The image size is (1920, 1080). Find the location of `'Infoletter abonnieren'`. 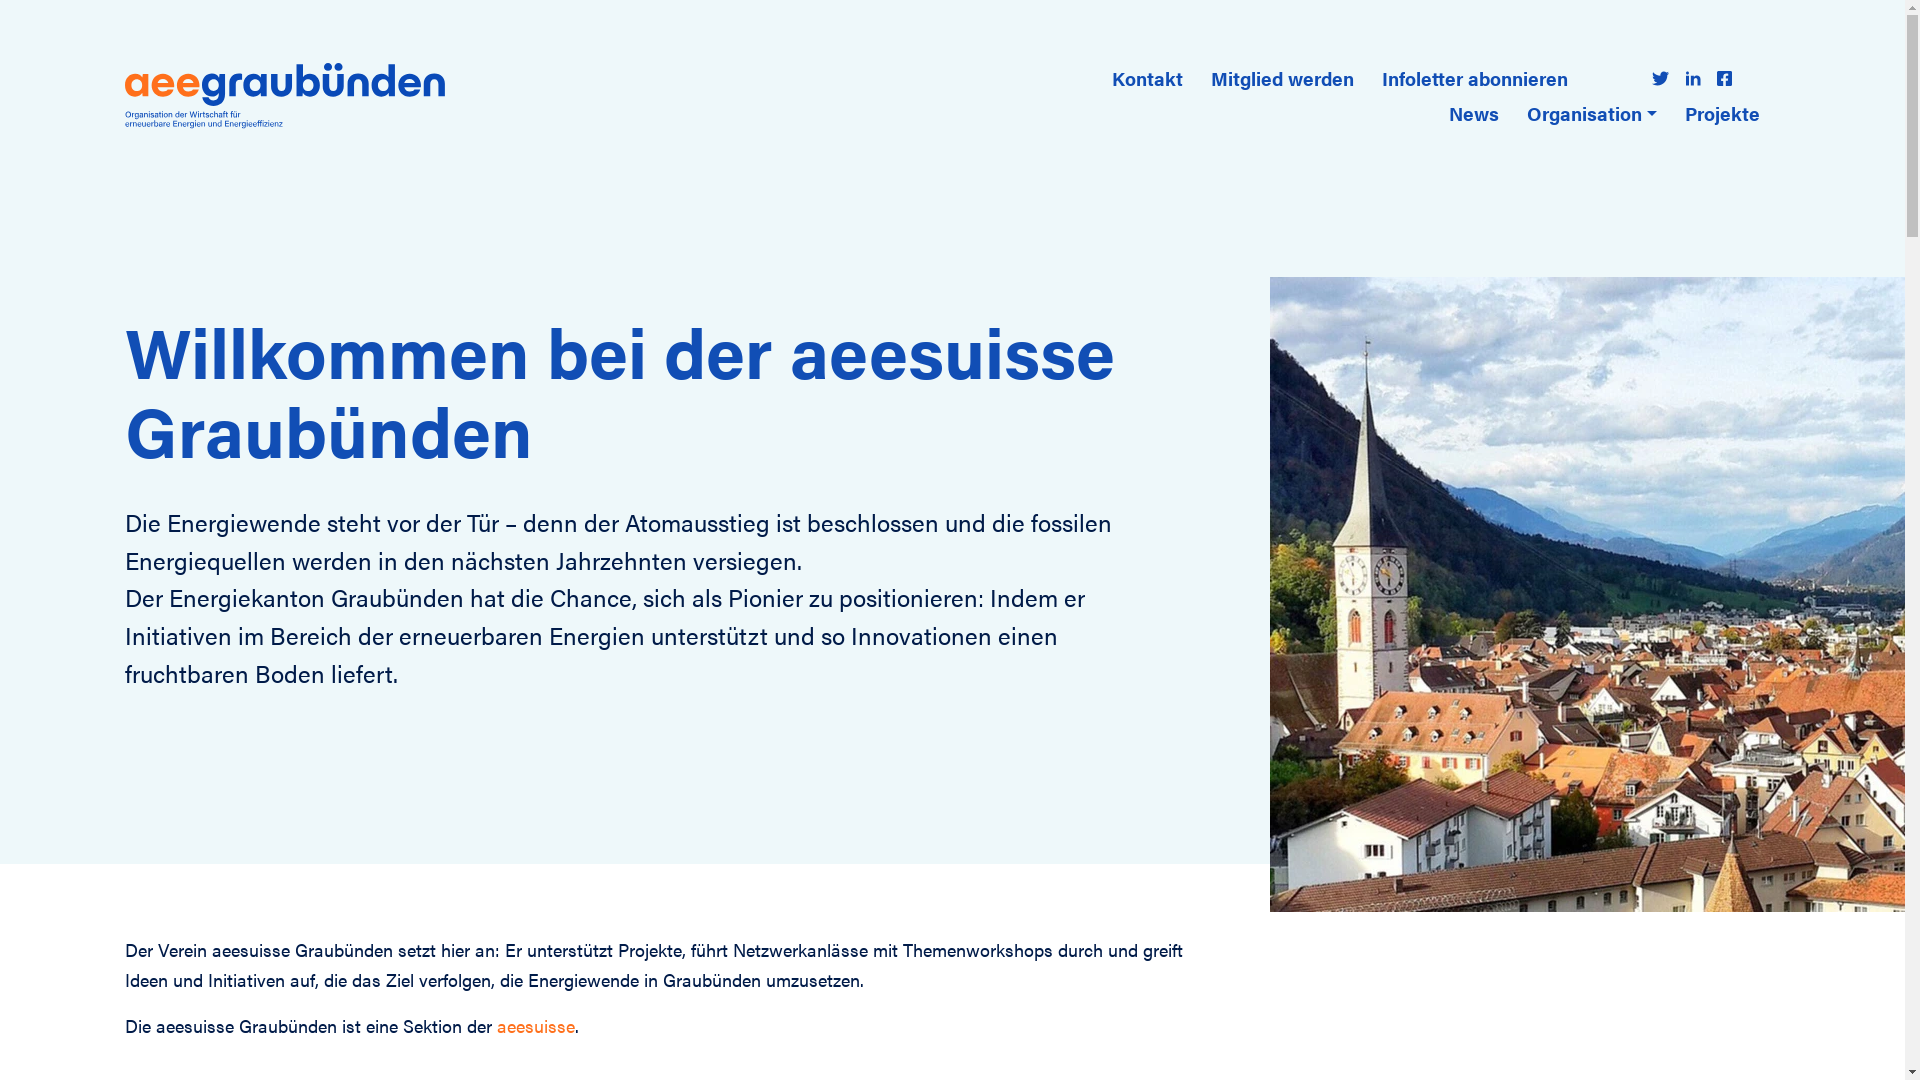

'Infoletter abonnieren' is located at coordinates (1474, 77).